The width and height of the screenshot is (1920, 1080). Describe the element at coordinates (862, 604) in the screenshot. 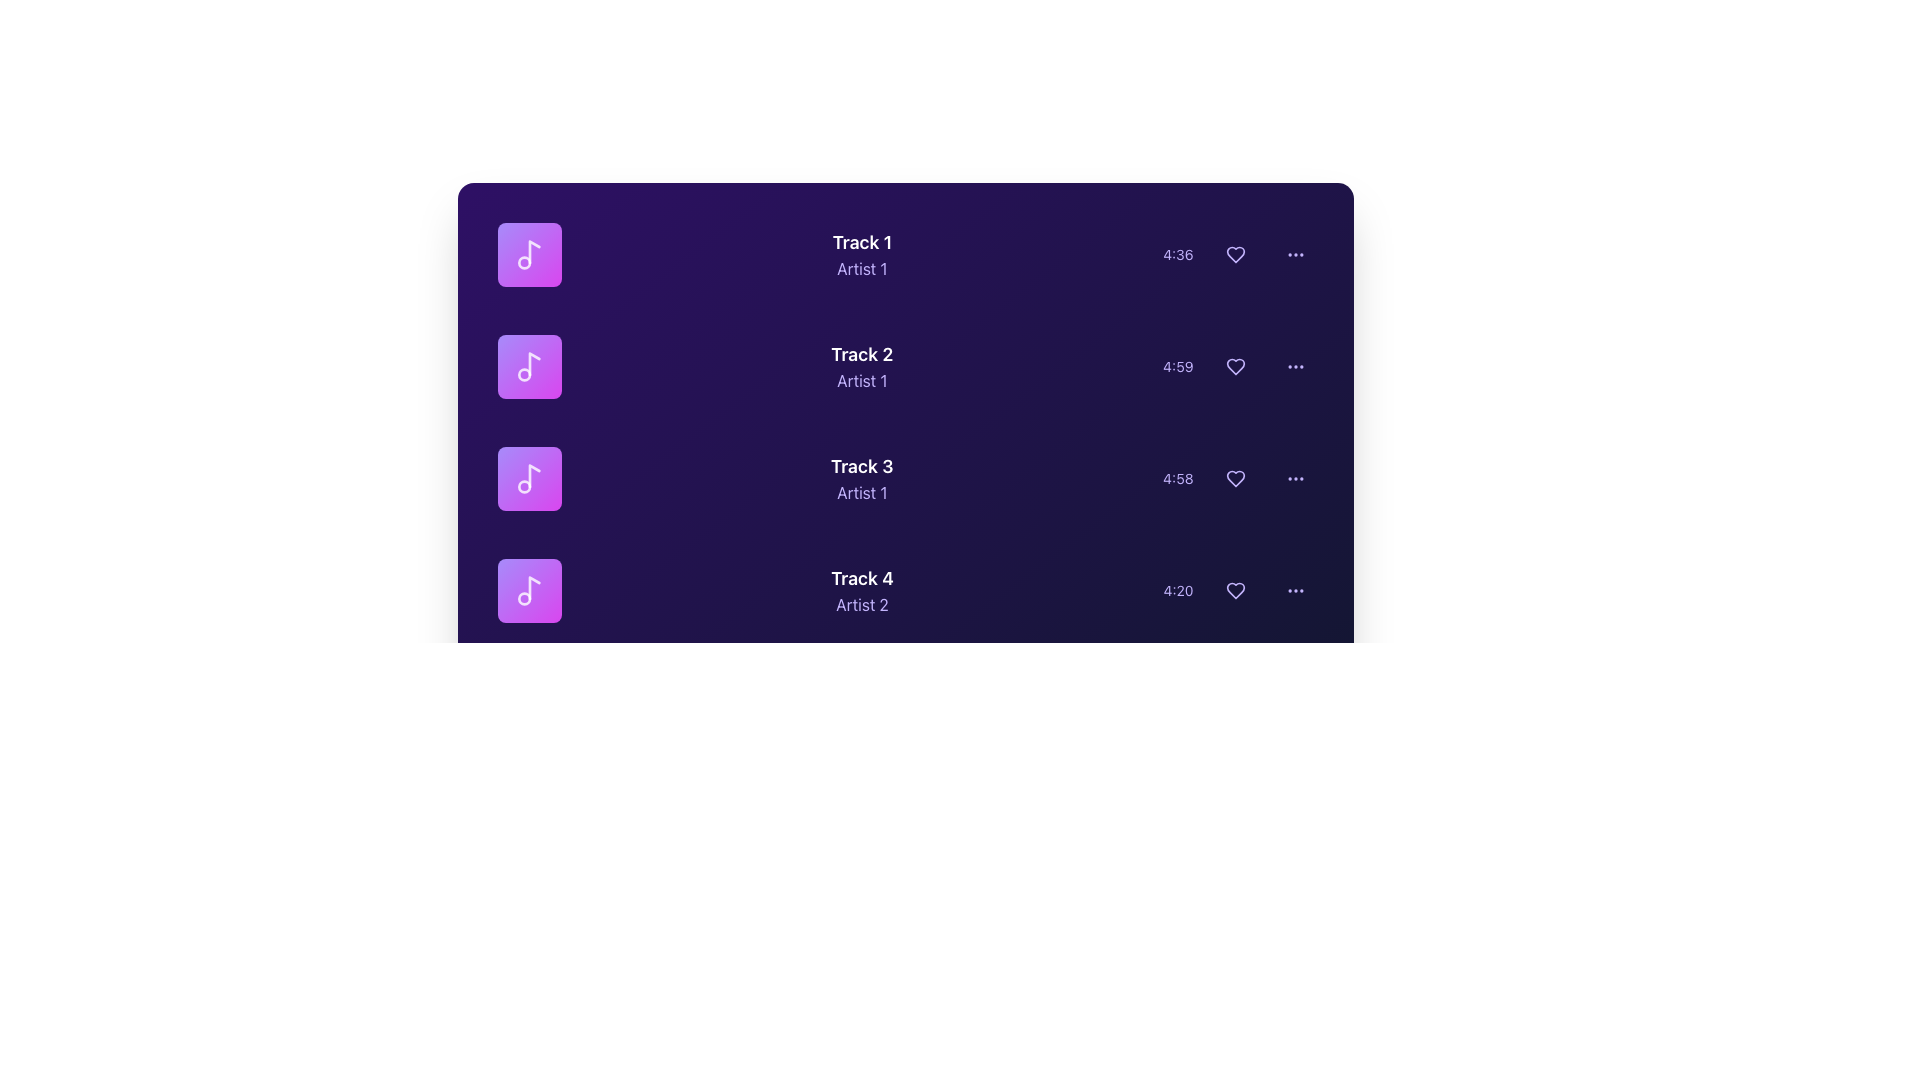

I see `the text label displaying 'Artist 2', which is styled in violet color and located below 'Track 4' in the list of tracks` at that location.